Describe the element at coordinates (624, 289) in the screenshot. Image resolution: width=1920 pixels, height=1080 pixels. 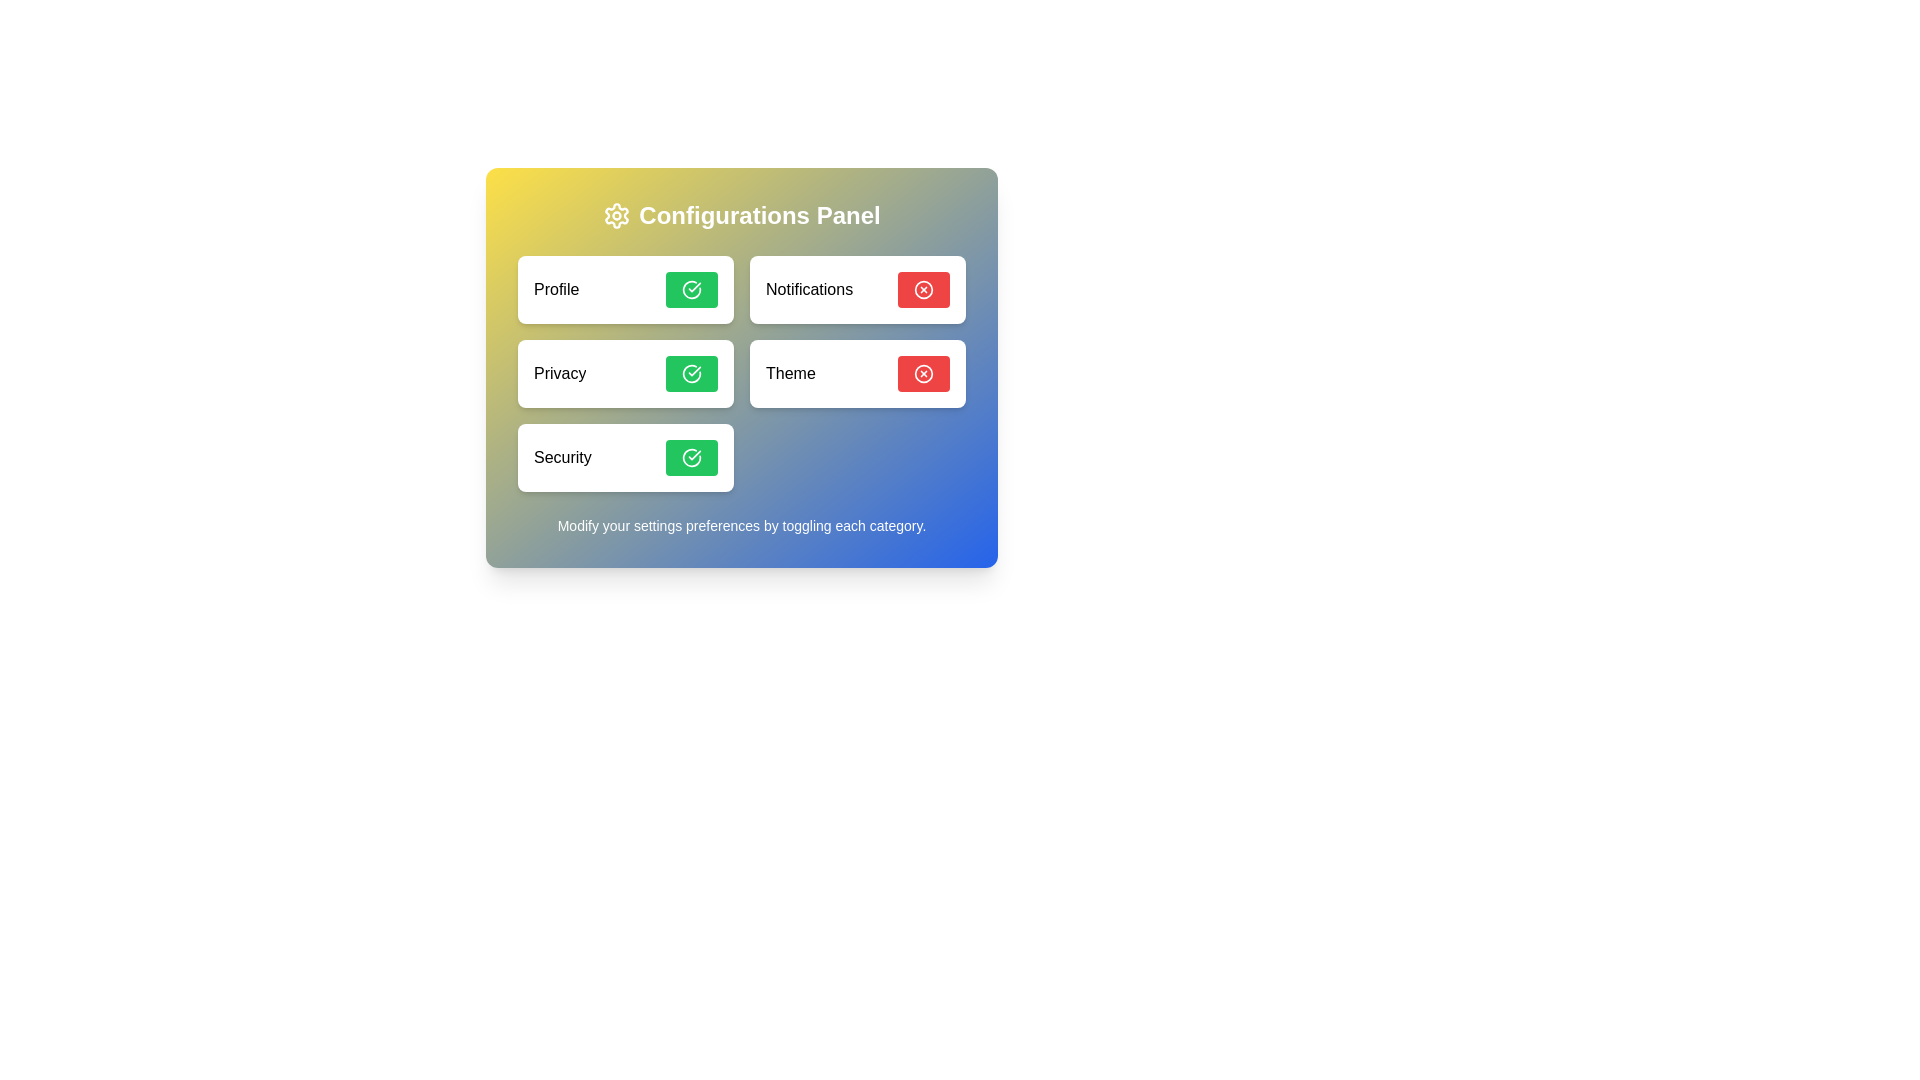
I see `the 'Profile' interactive card in the configuration panel` at that location.